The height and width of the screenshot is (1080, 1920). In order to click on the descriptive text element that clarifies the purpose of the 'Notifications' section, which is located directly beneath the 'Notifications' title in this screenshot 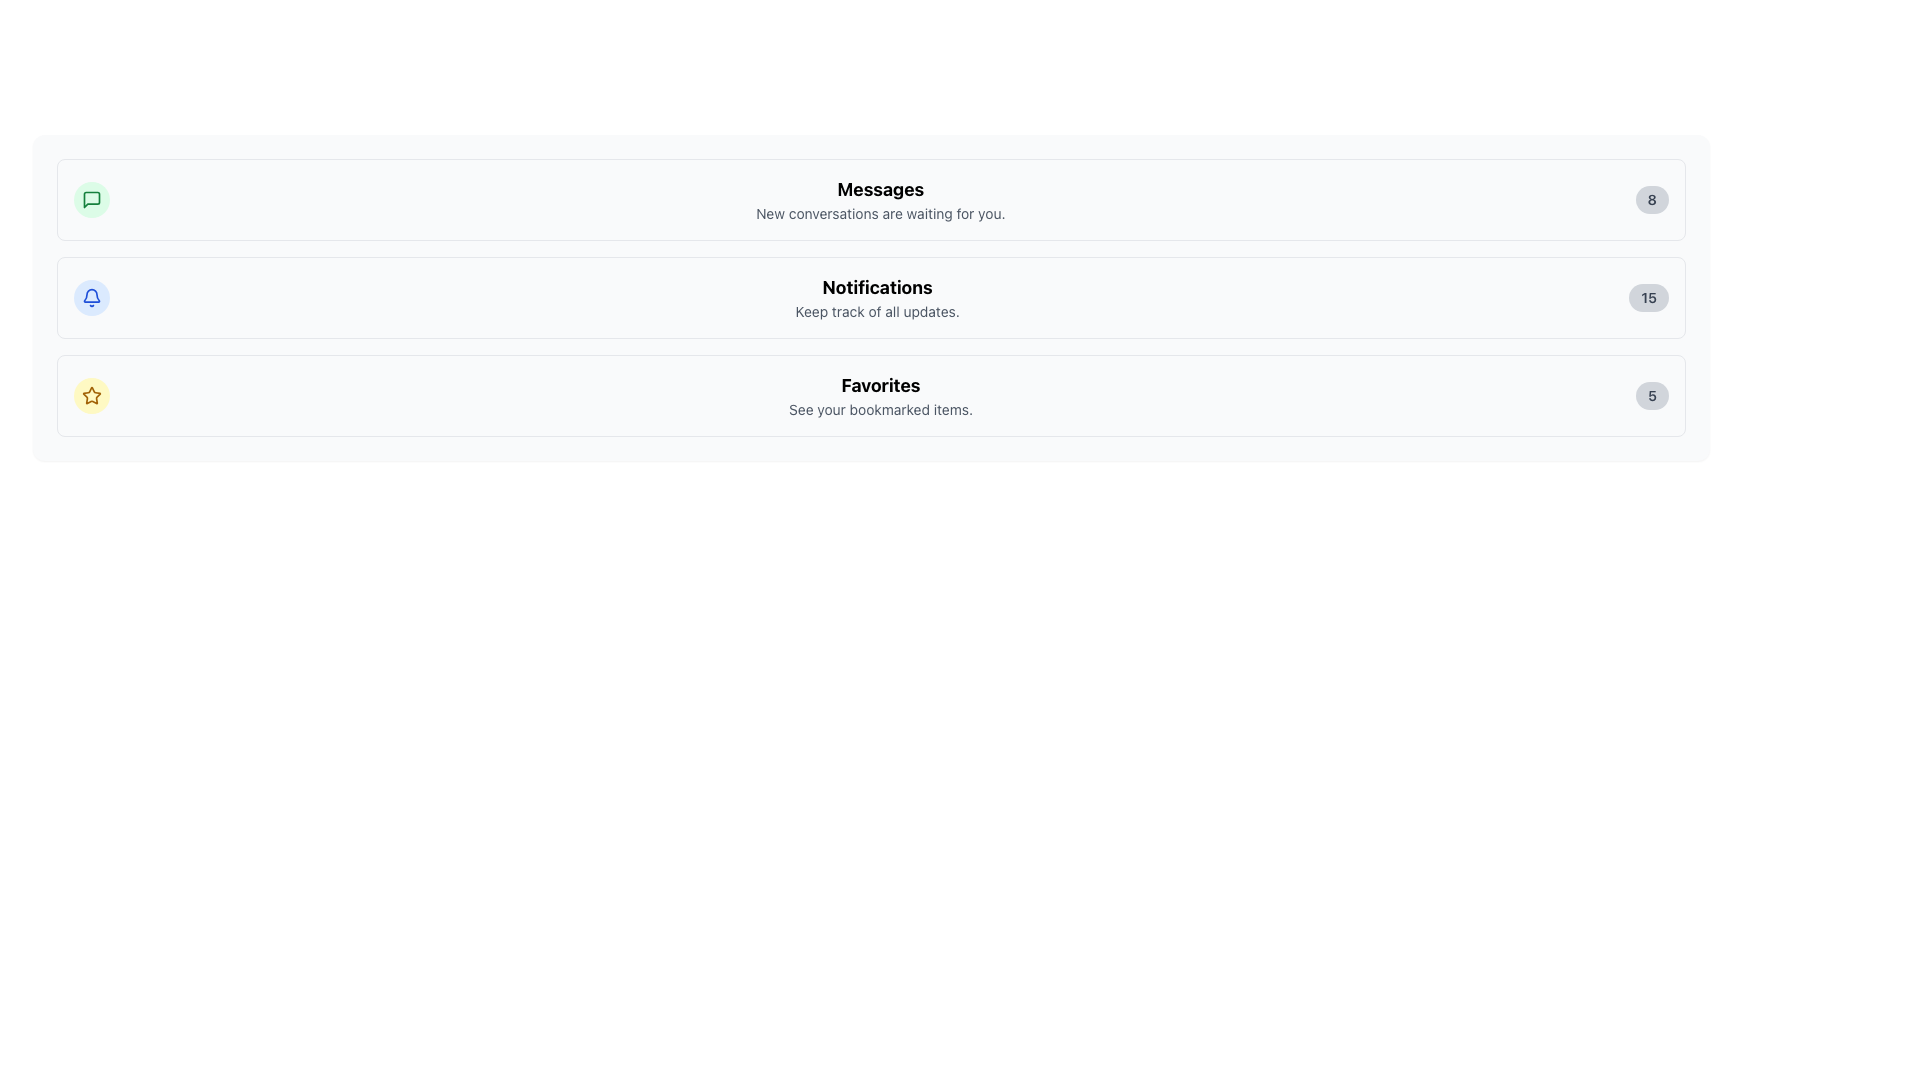, I will do `click(877, 312)`.